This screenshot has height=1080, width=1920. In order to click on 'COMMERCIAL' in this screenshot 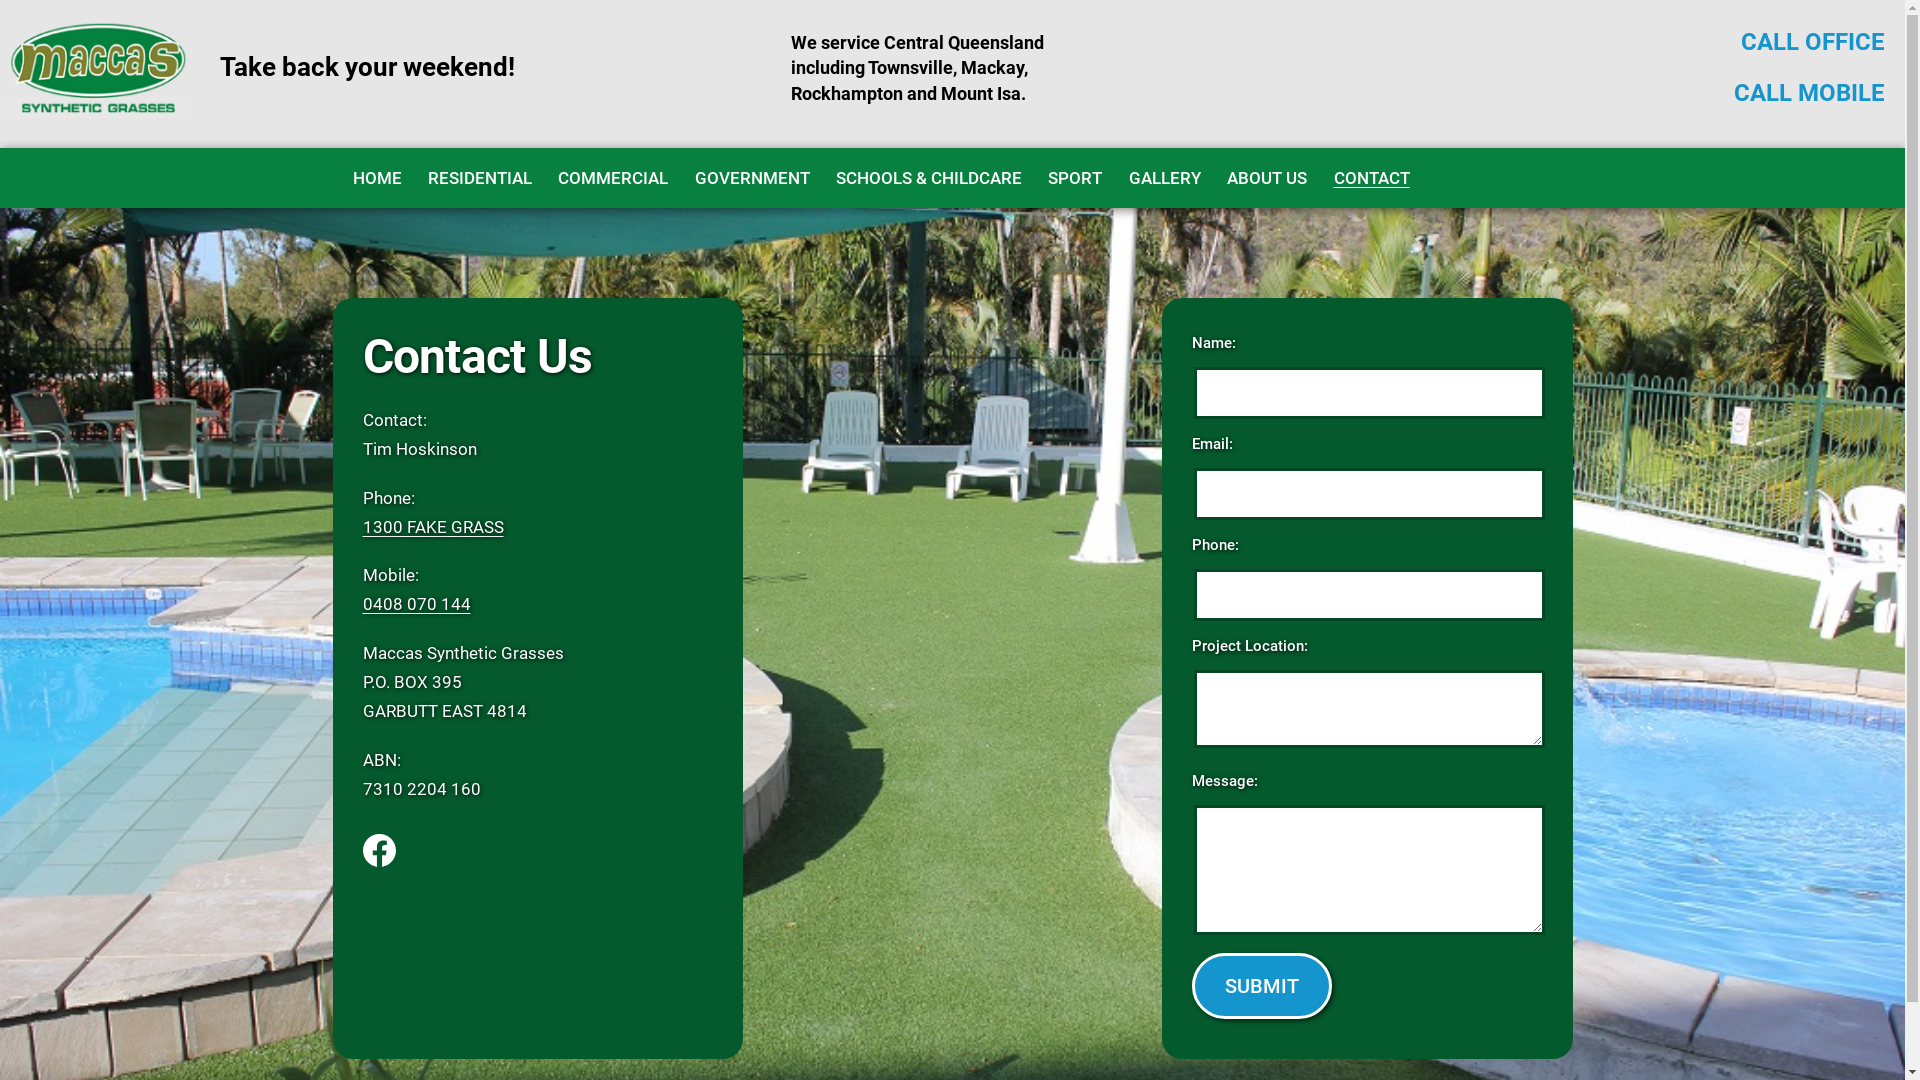, I will do `click(612, 176)`.